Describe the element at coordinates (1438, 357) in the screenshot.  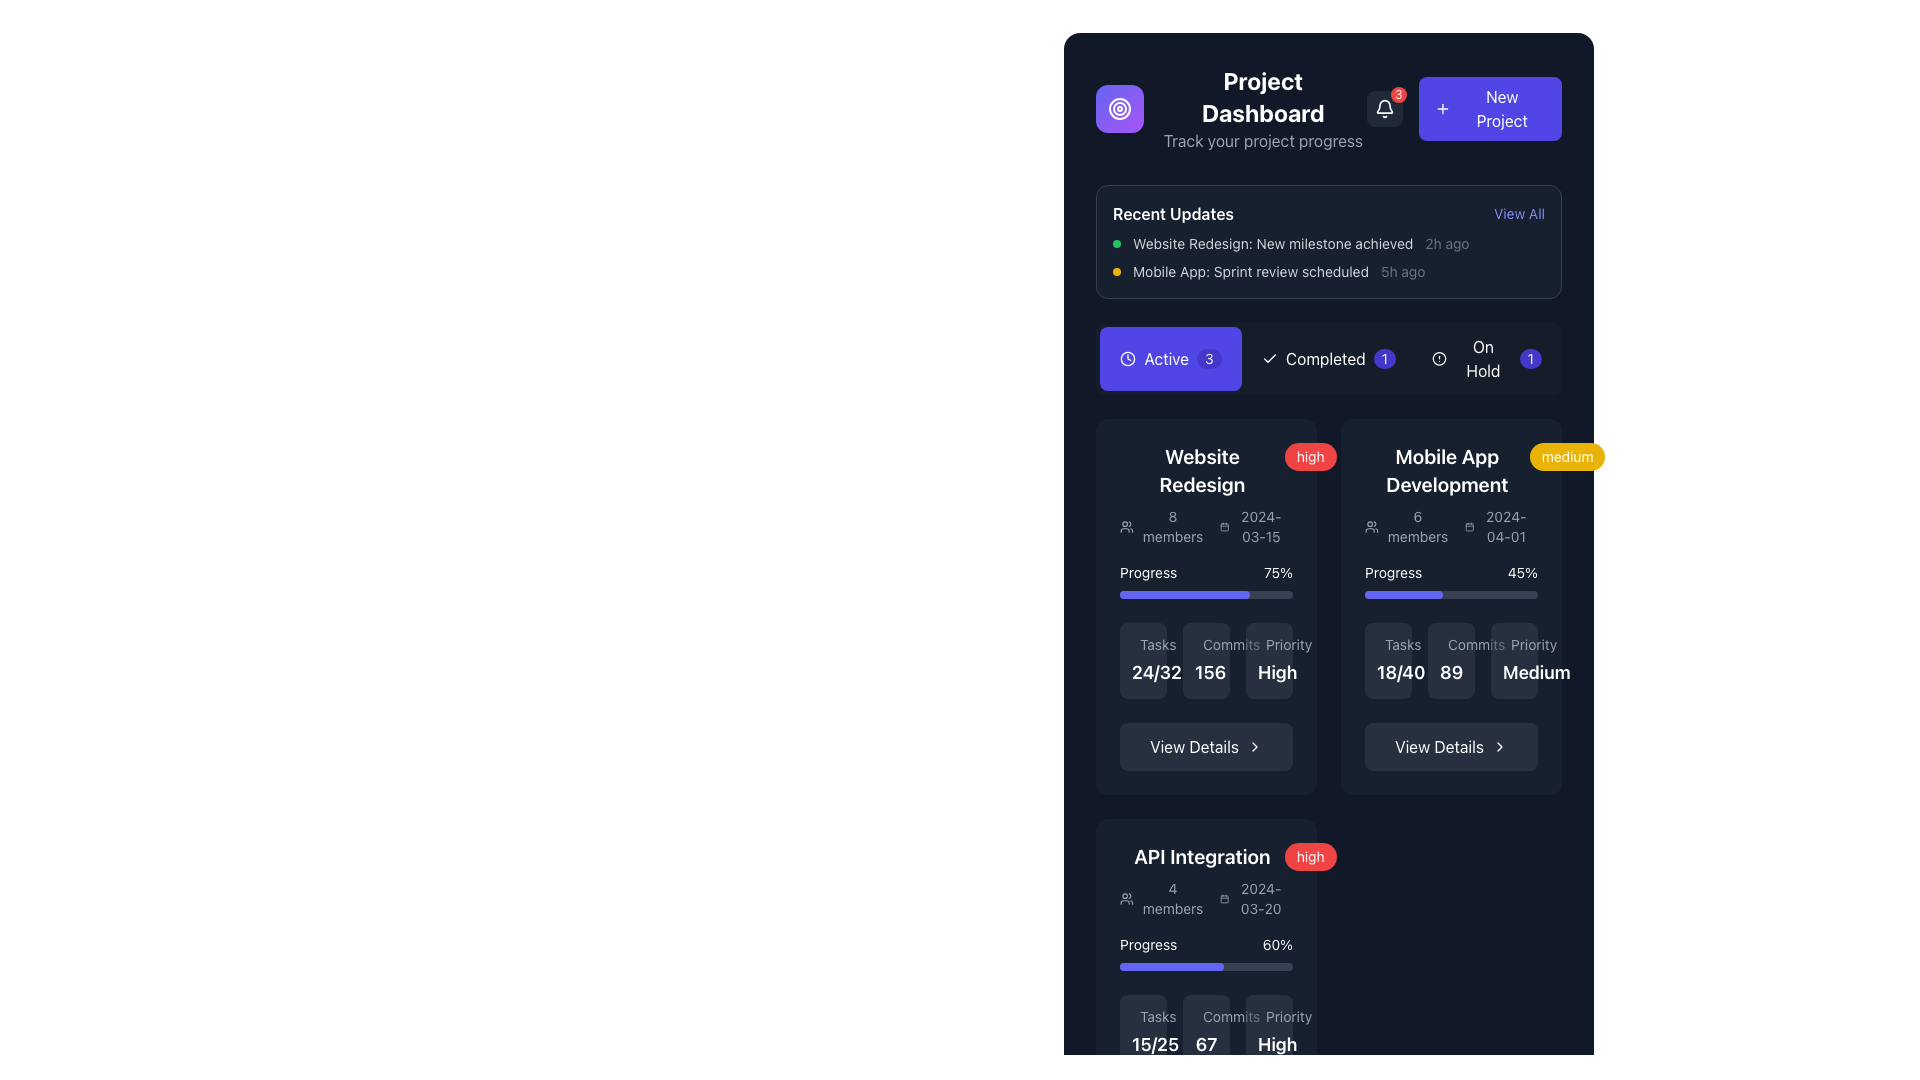
I see `the circular icon with a ring and a small filled circle inside, located to the left of the 'On Hold' text` at that location.